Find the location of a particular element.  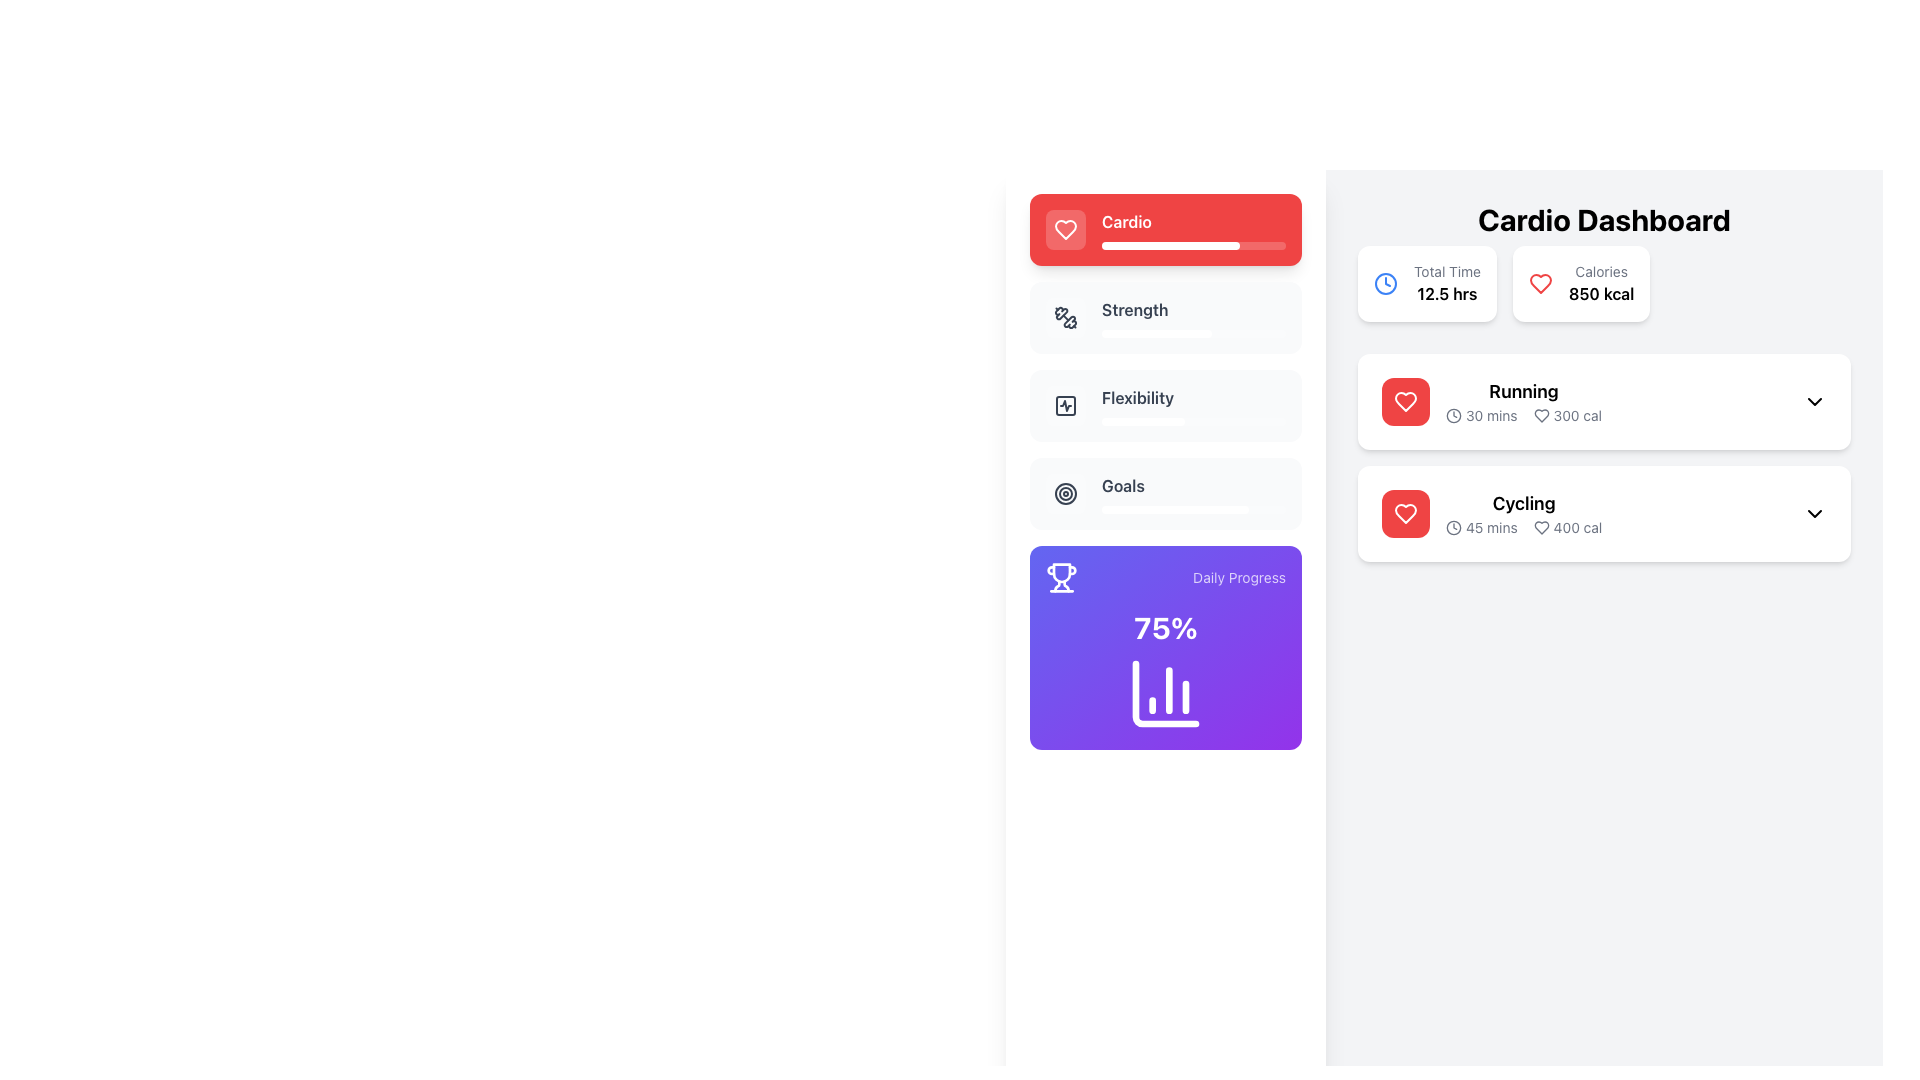

the heart-shaped icon outlined in grey is located at coordinates (1540, 527).